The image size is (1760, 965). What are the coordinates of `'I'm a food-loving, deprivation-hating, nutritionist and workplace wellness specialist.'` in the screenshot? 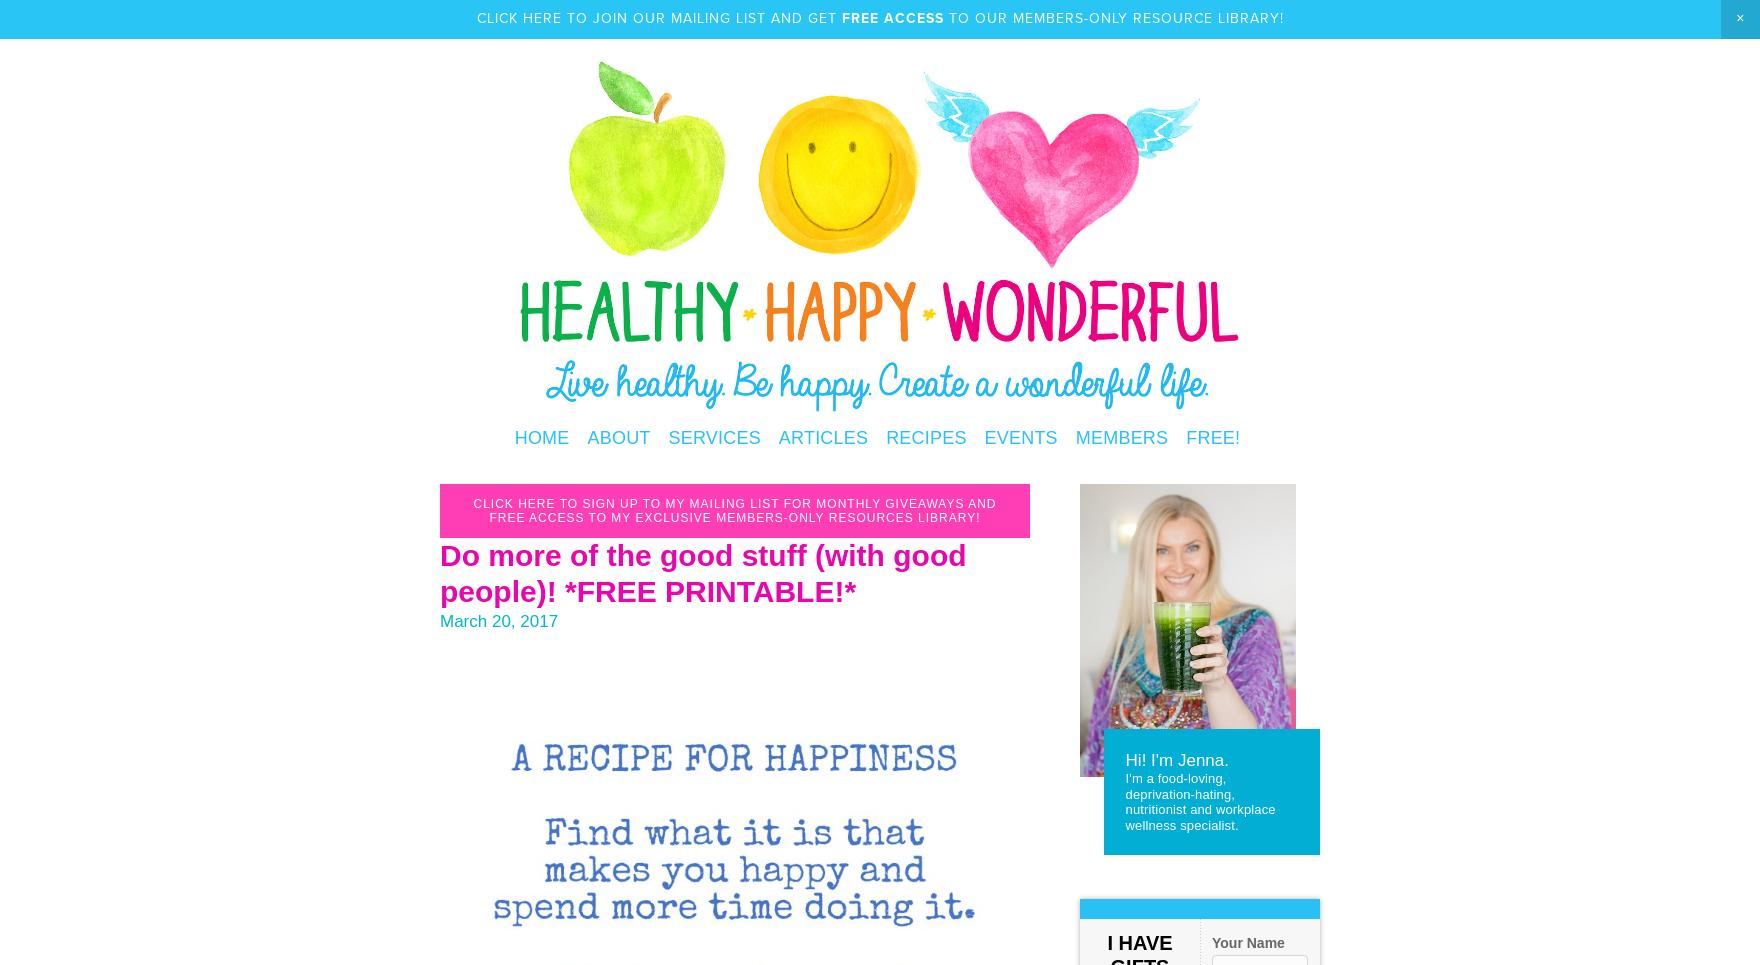 It's located at (1201, 802).